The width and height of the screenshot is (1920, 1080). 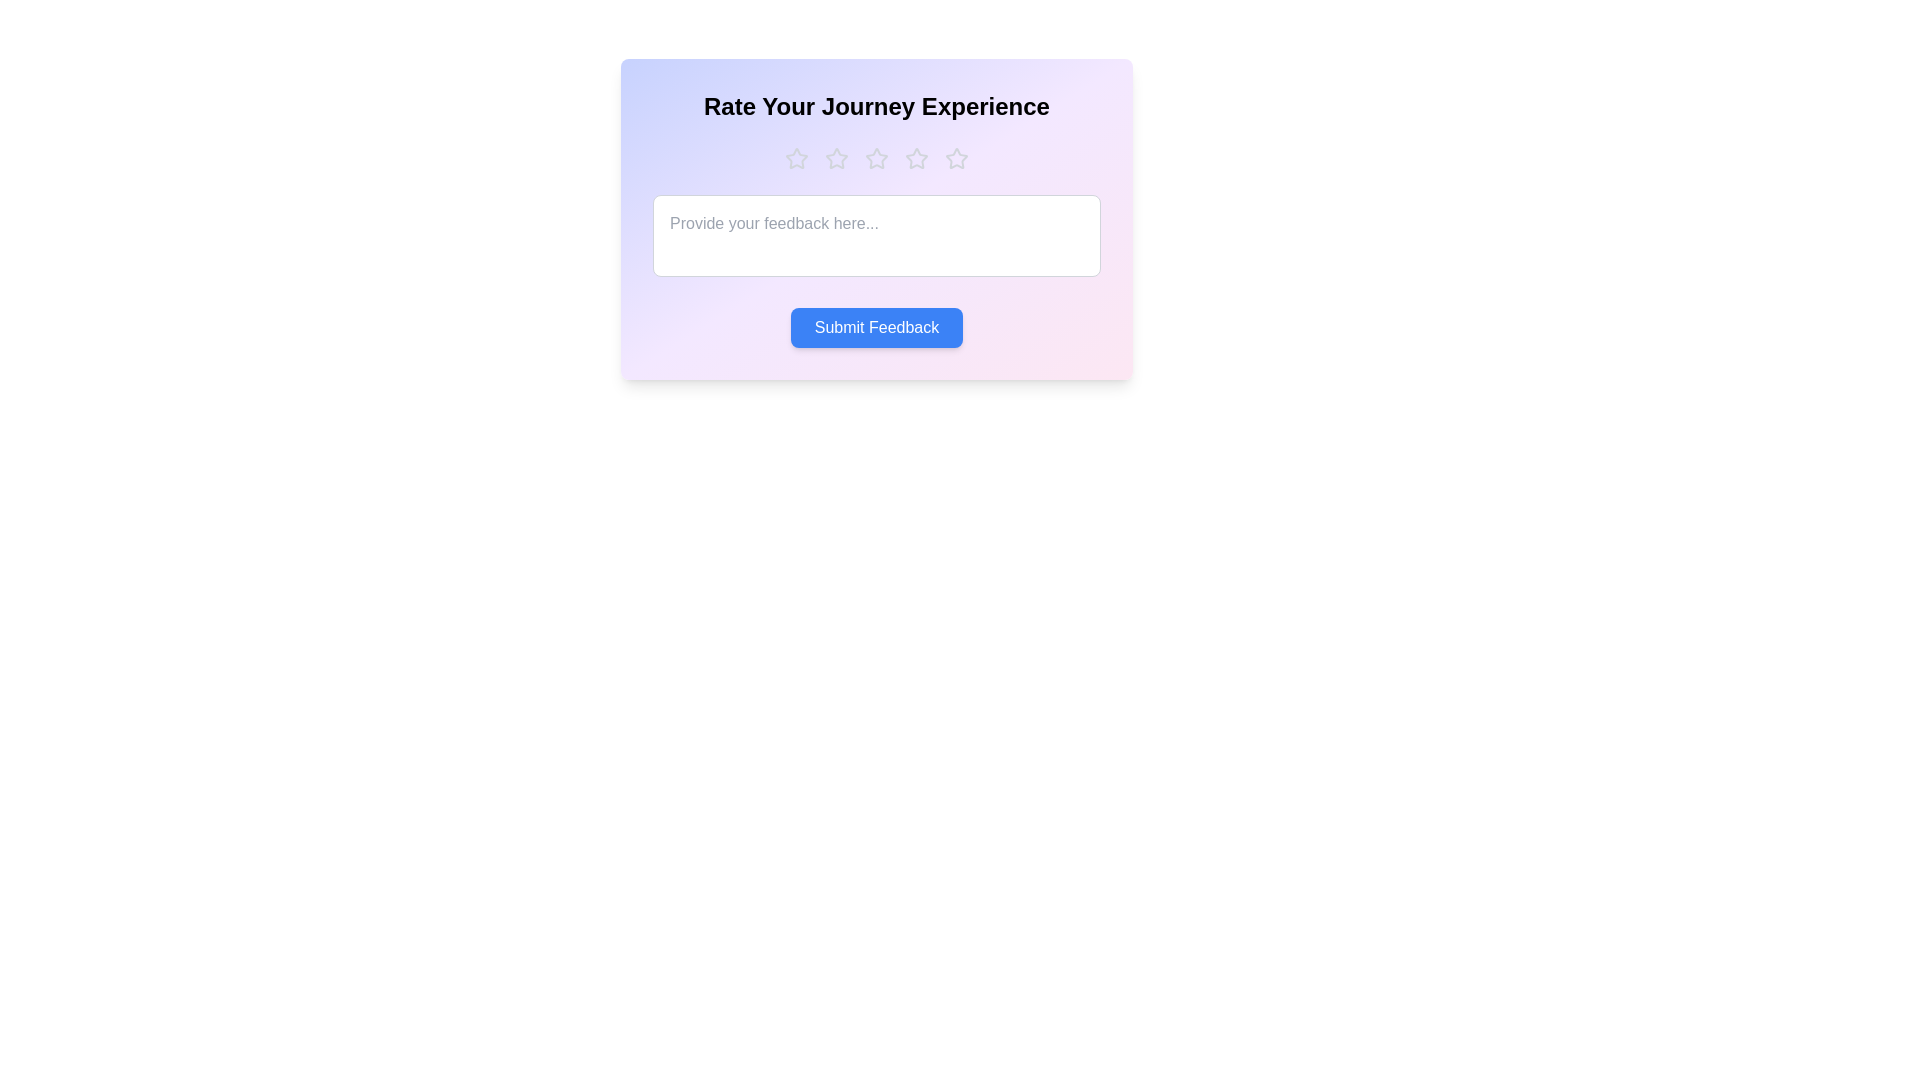 What do you see at coordinates (877, 157) in the screenshot?
I see `the star corresponding to the desired rating 3 to set the rating` at bounding box center [877, 157].